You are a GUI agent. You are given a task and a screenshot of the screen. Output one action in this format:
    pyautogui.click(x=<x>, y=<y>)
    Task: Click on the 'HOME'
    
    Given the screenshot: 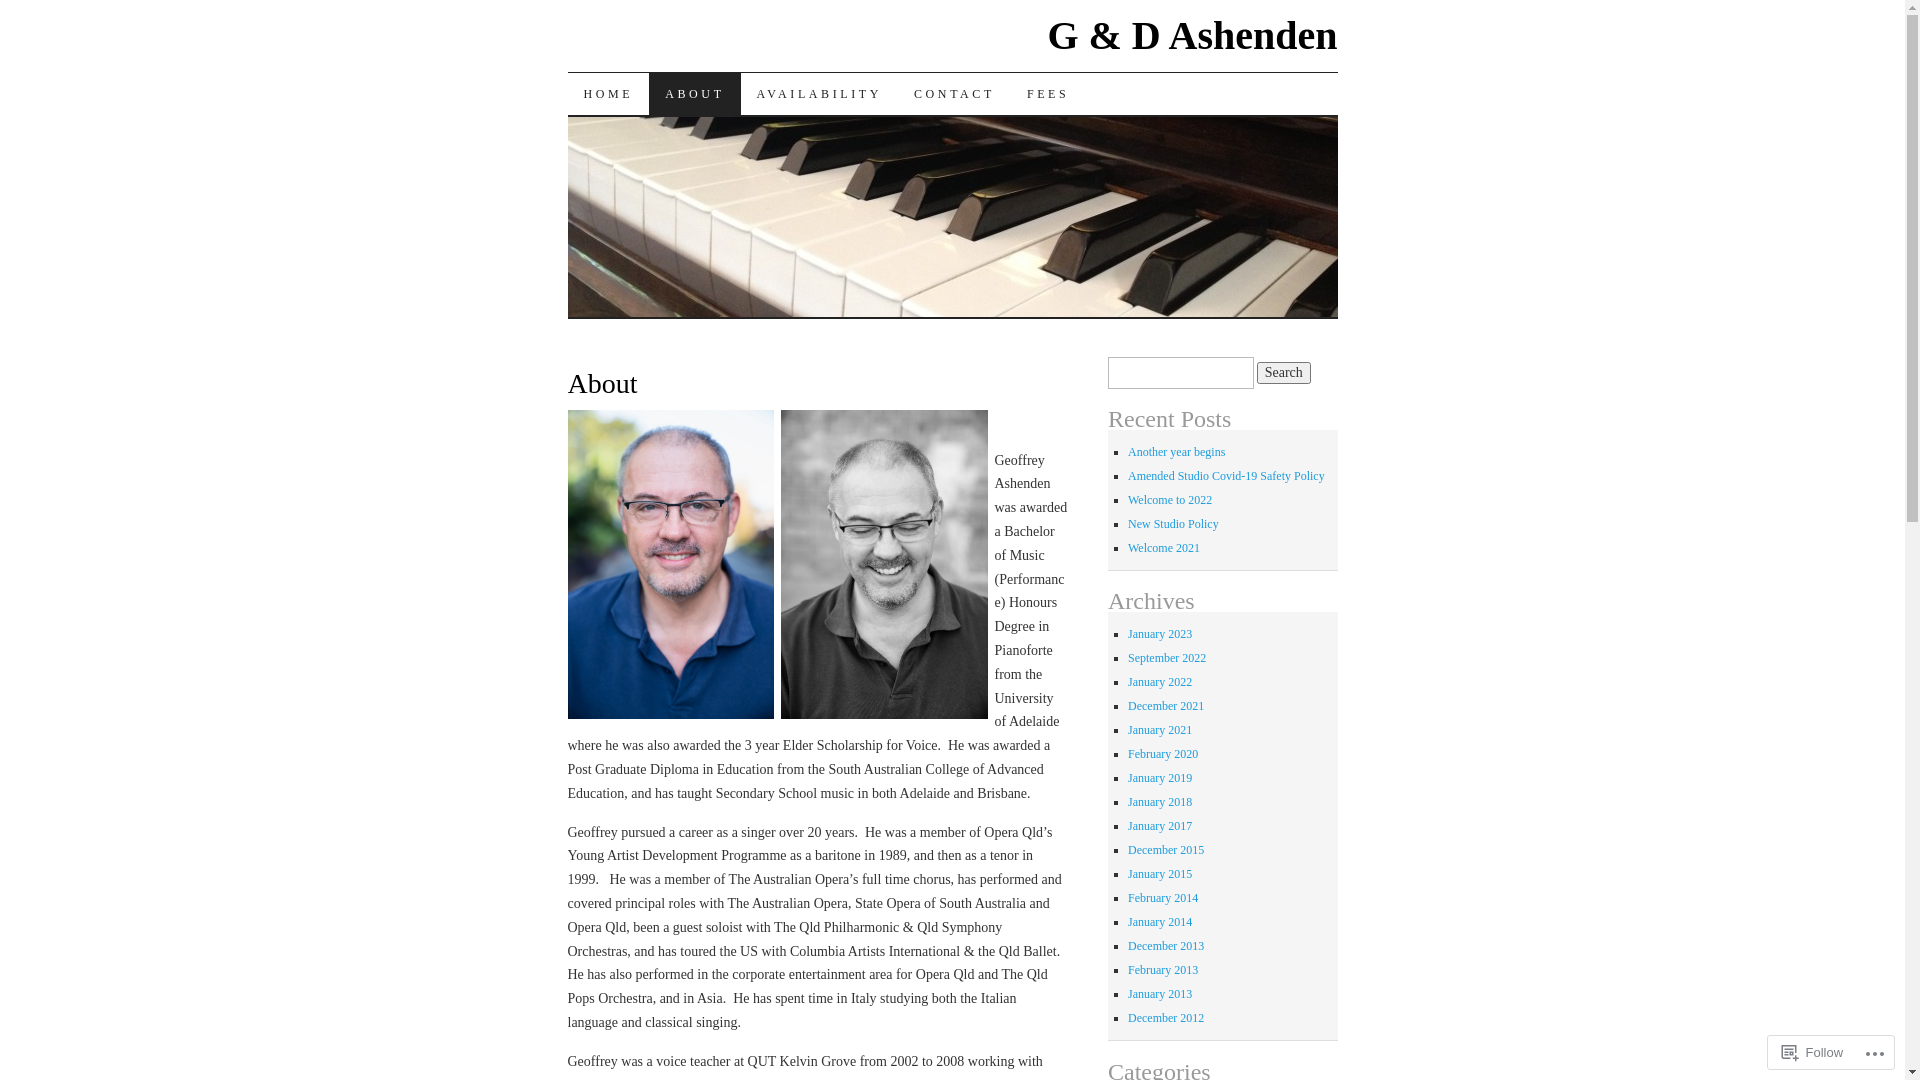 What is the action you would take?
    pyautogui.click(x=608, y=93)
    